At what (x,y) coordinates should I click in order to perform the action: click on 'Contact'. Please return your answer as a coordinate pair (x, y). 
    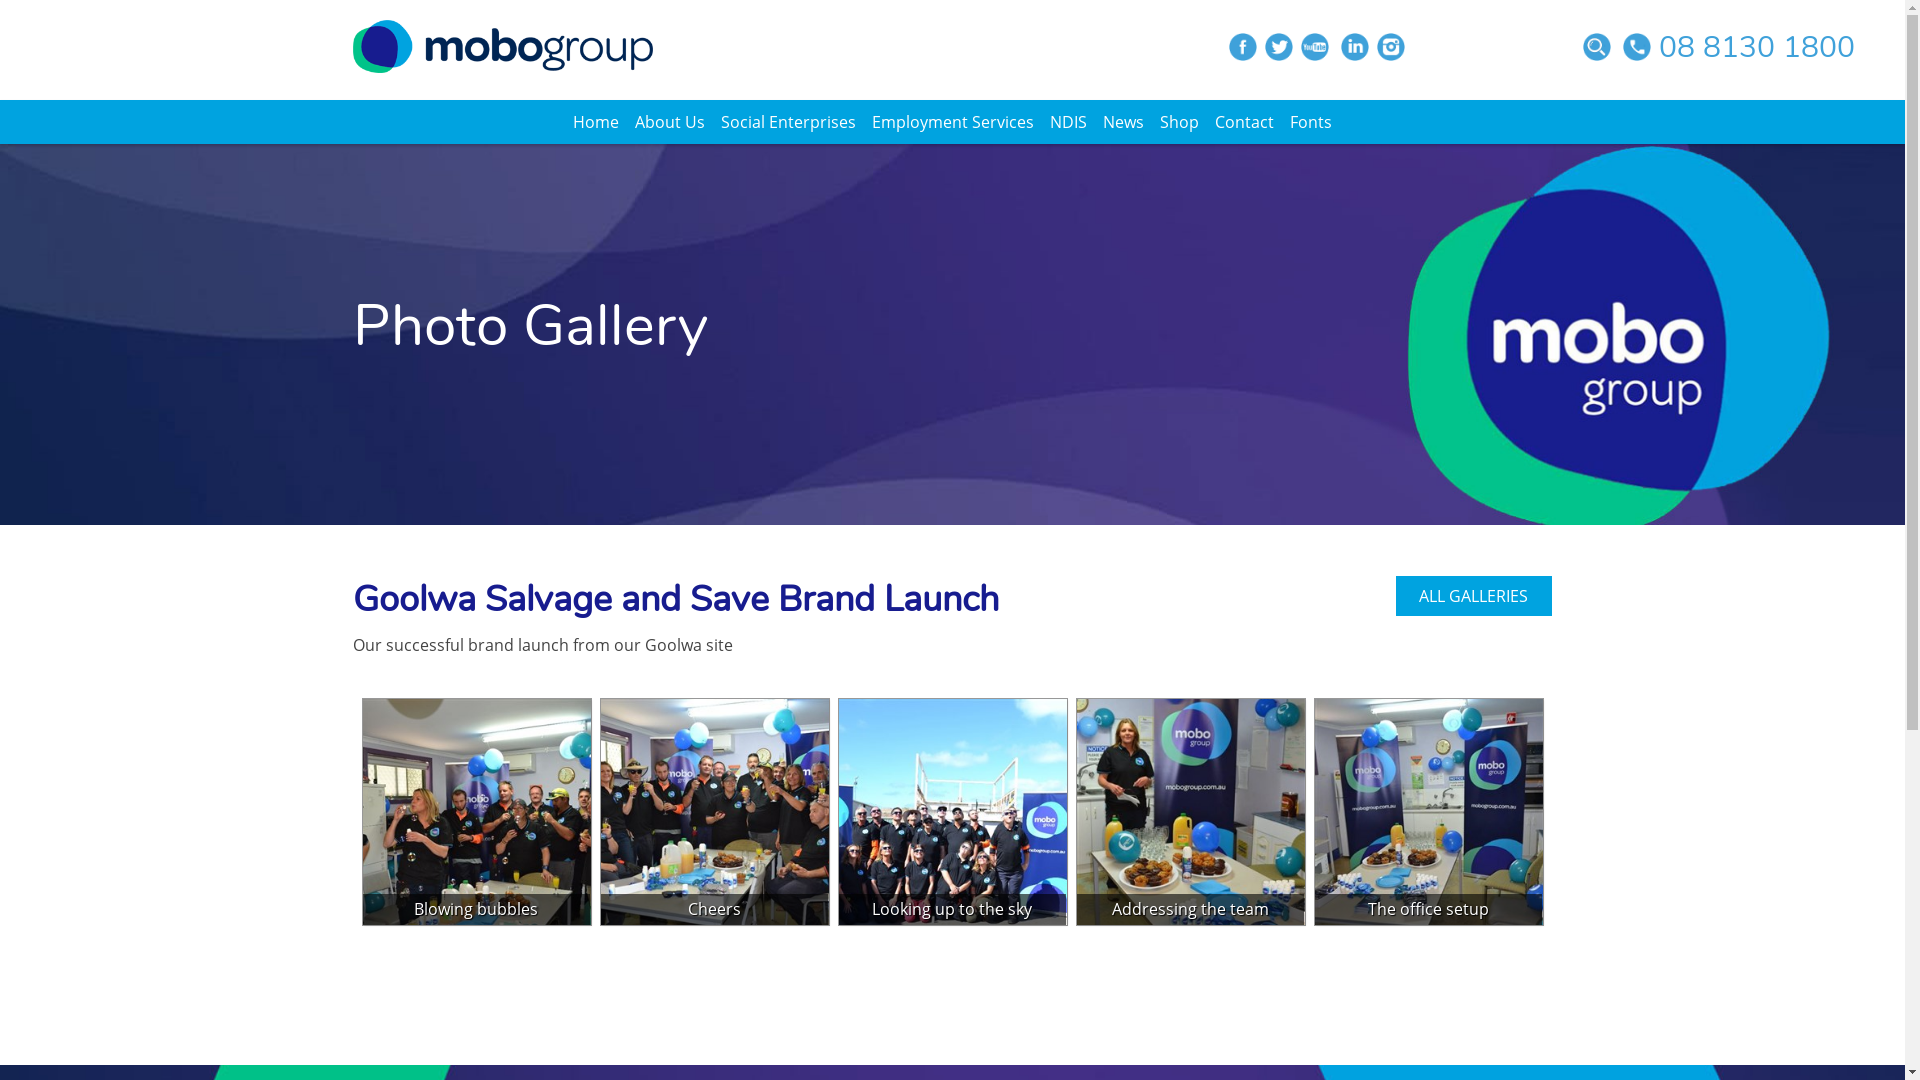
    Looking at the image, I should click on (1243, 122).